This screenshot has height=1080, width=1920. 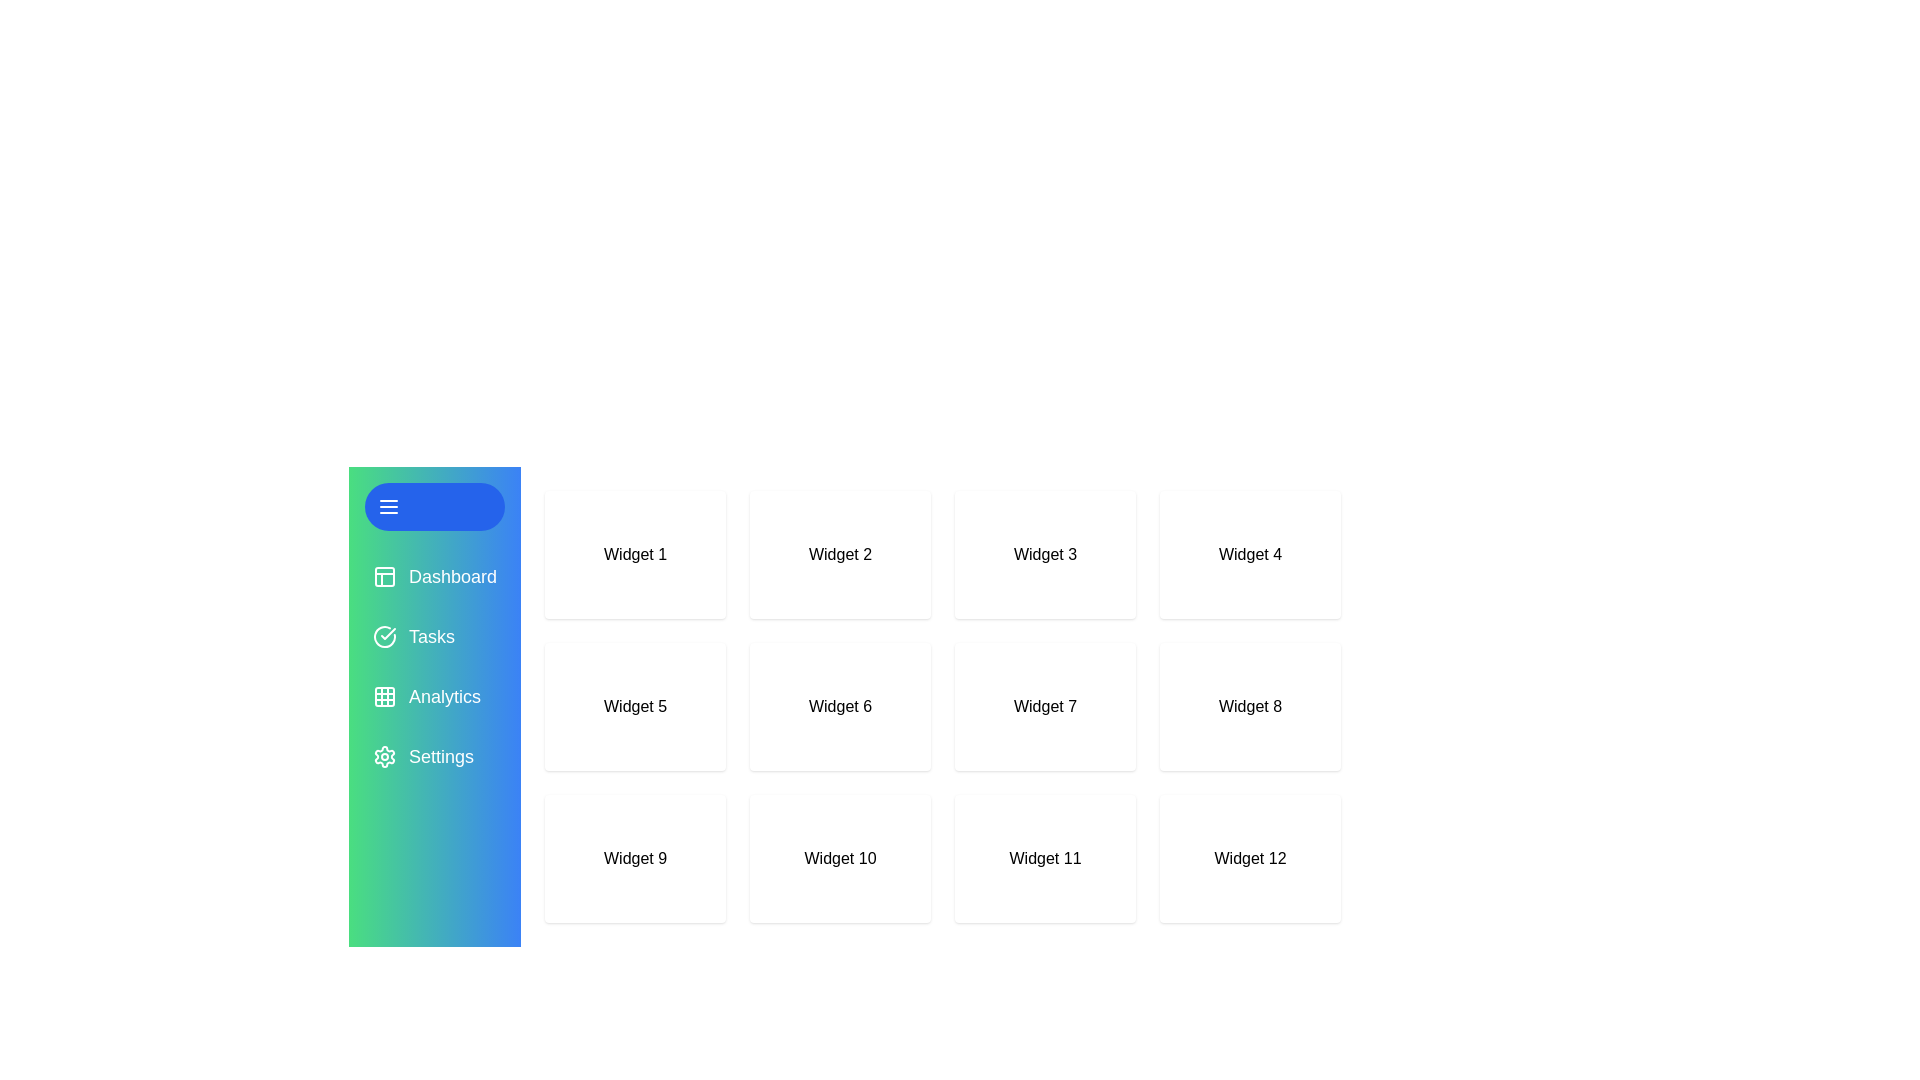 I want to click on the navigation menu item Analytics, so click(x=434, y=696).